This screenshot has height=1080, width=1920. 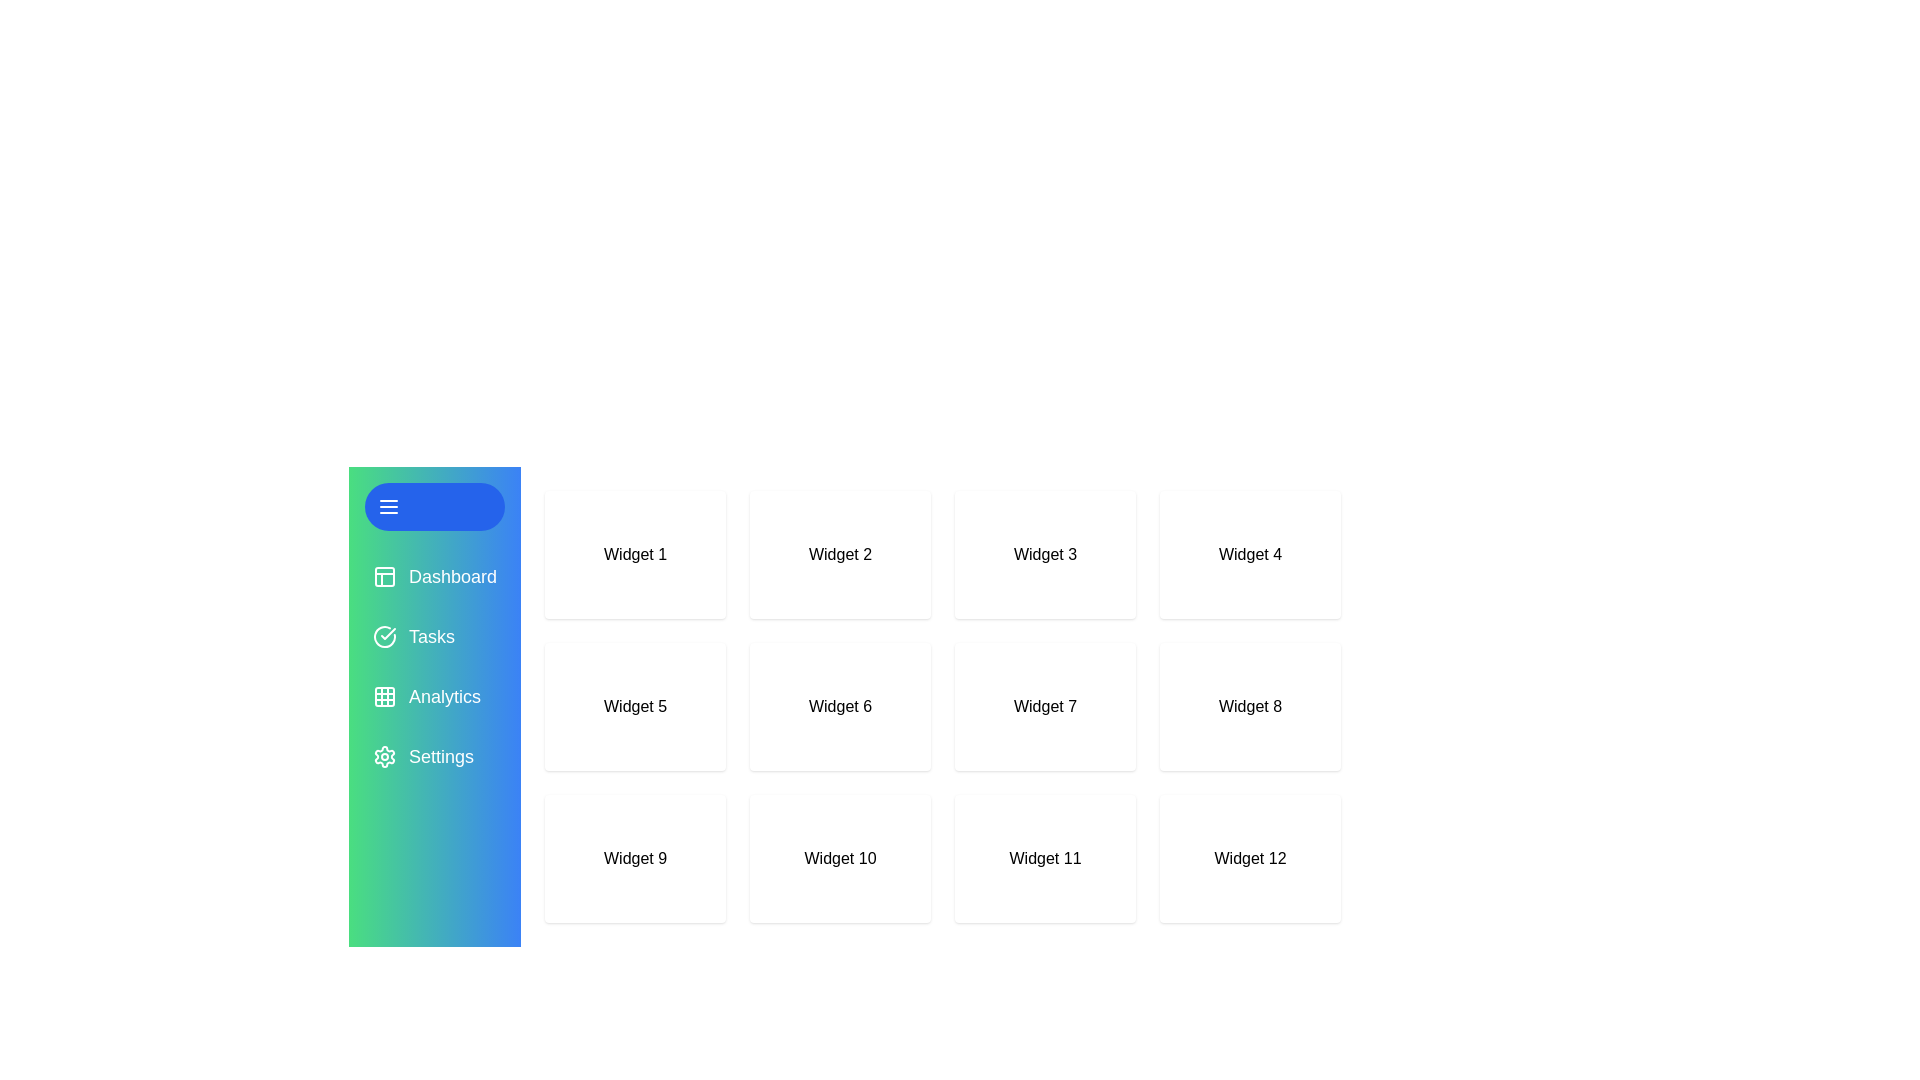 I want to click on the navigation menu item Analytics, so click(x=434, y=696).